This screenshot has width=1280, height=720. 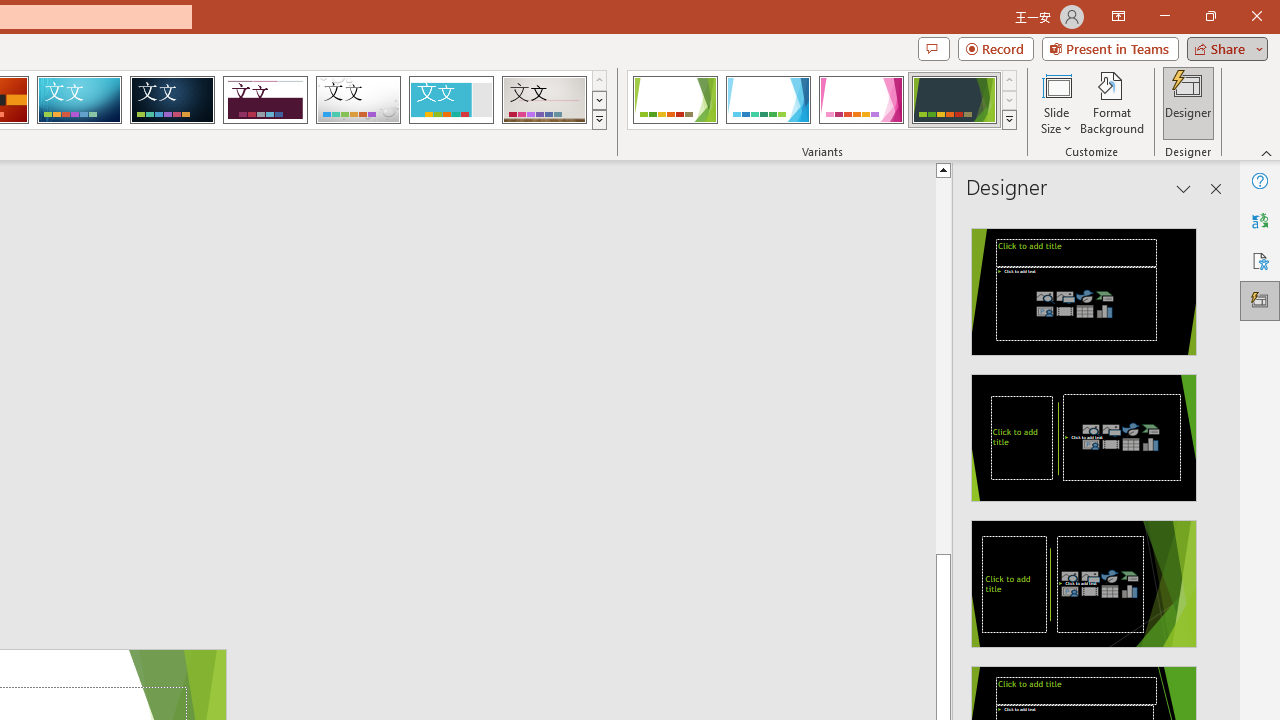 What do you see at coordinates (544, 100) in the screenshot?
I see `'Gallery'` at bounding box center [544, 100].